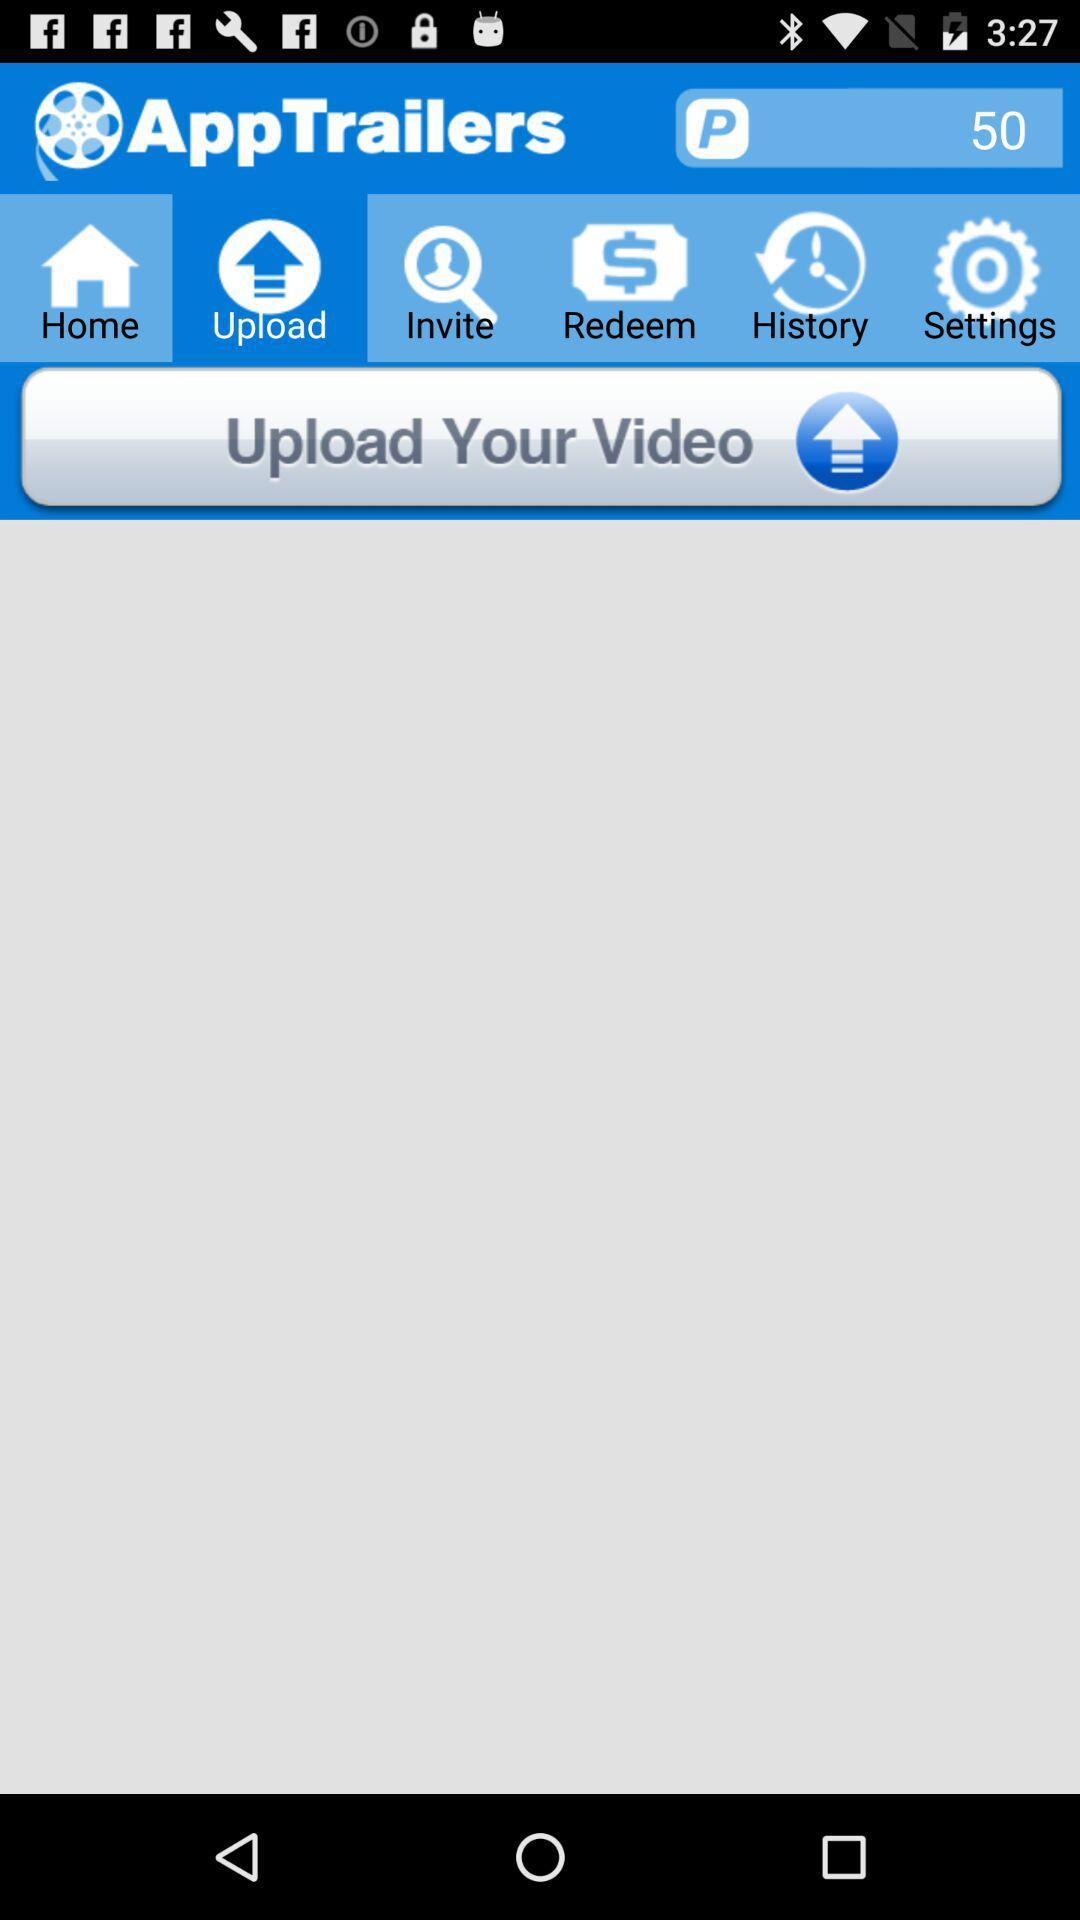 This screenshot has height=1920, width=1080. I want to click on download, so click(540, 440).